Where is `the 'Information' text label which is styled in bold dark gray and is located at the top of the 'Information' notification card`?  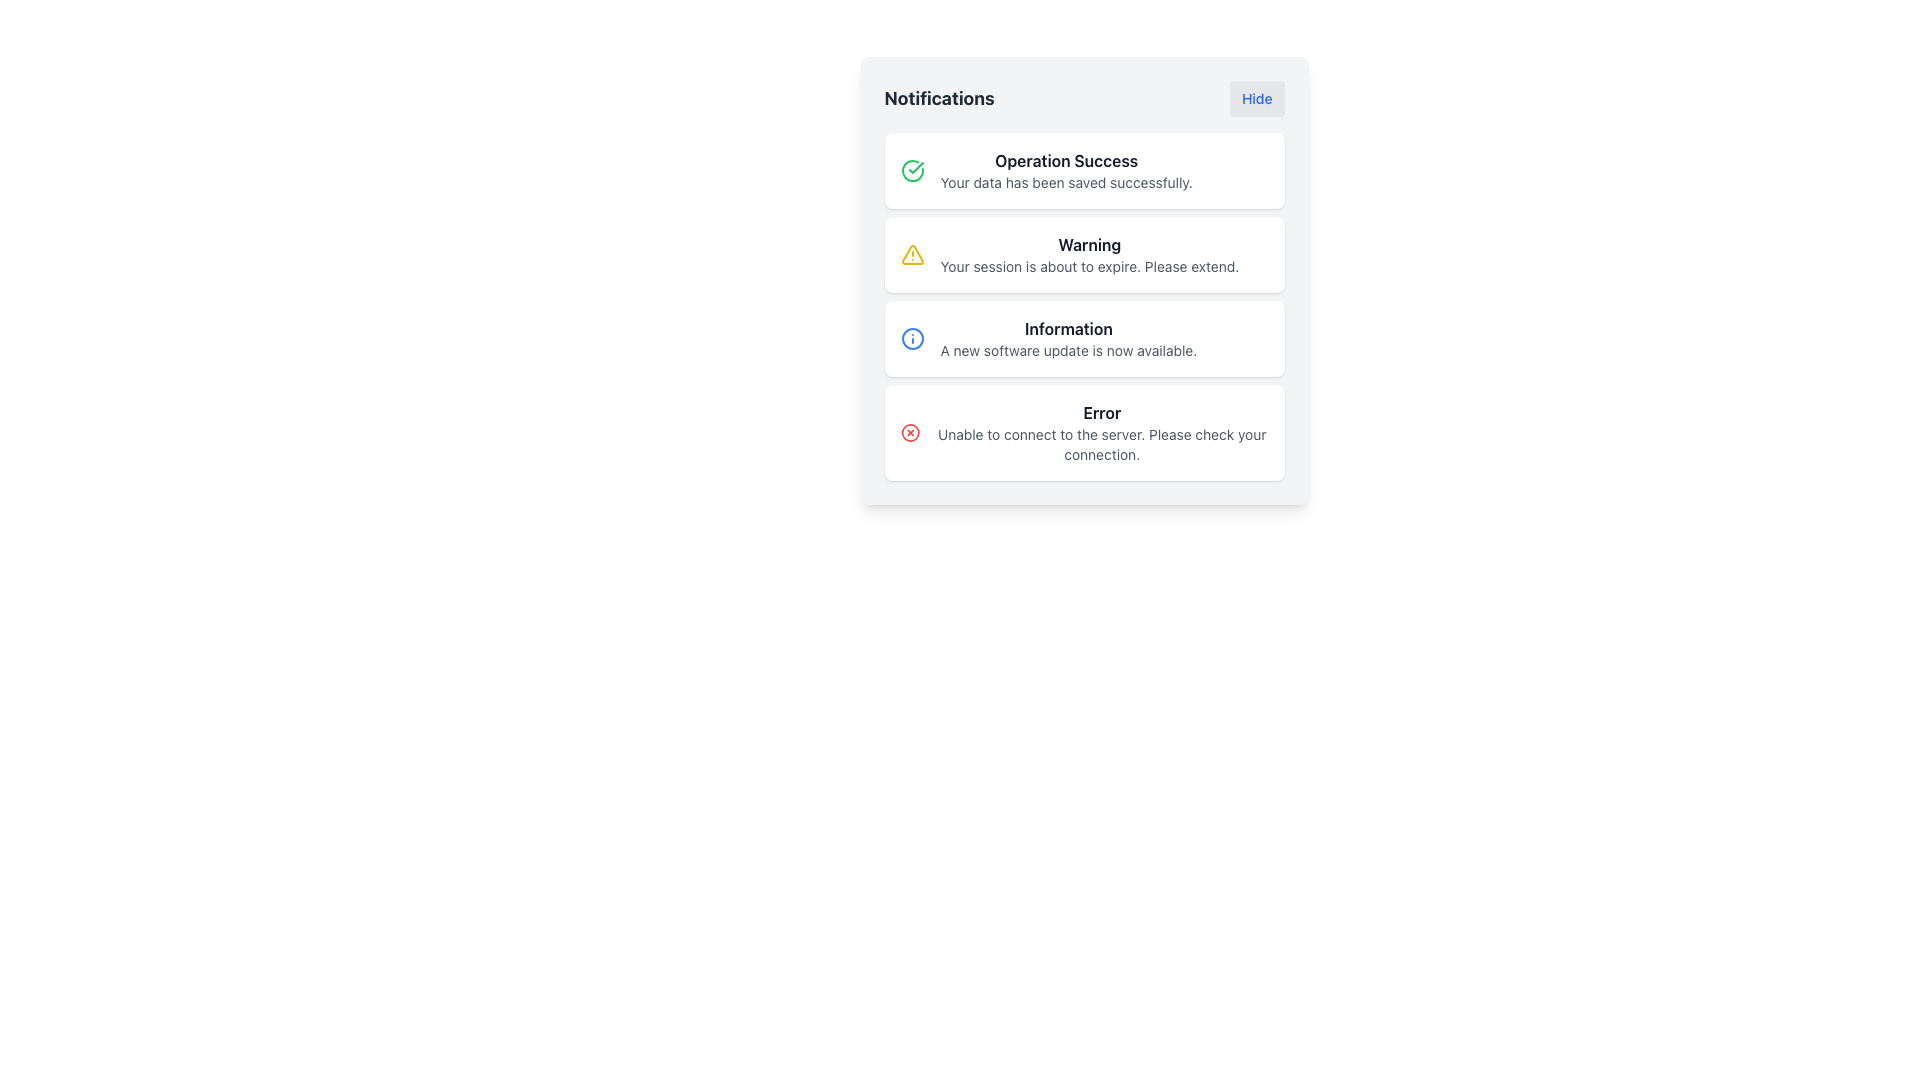 the 'Information' text label which is styled in bold dark gray and is located at the top of the 'Information' notification card is located at coordinates (1067, 327).